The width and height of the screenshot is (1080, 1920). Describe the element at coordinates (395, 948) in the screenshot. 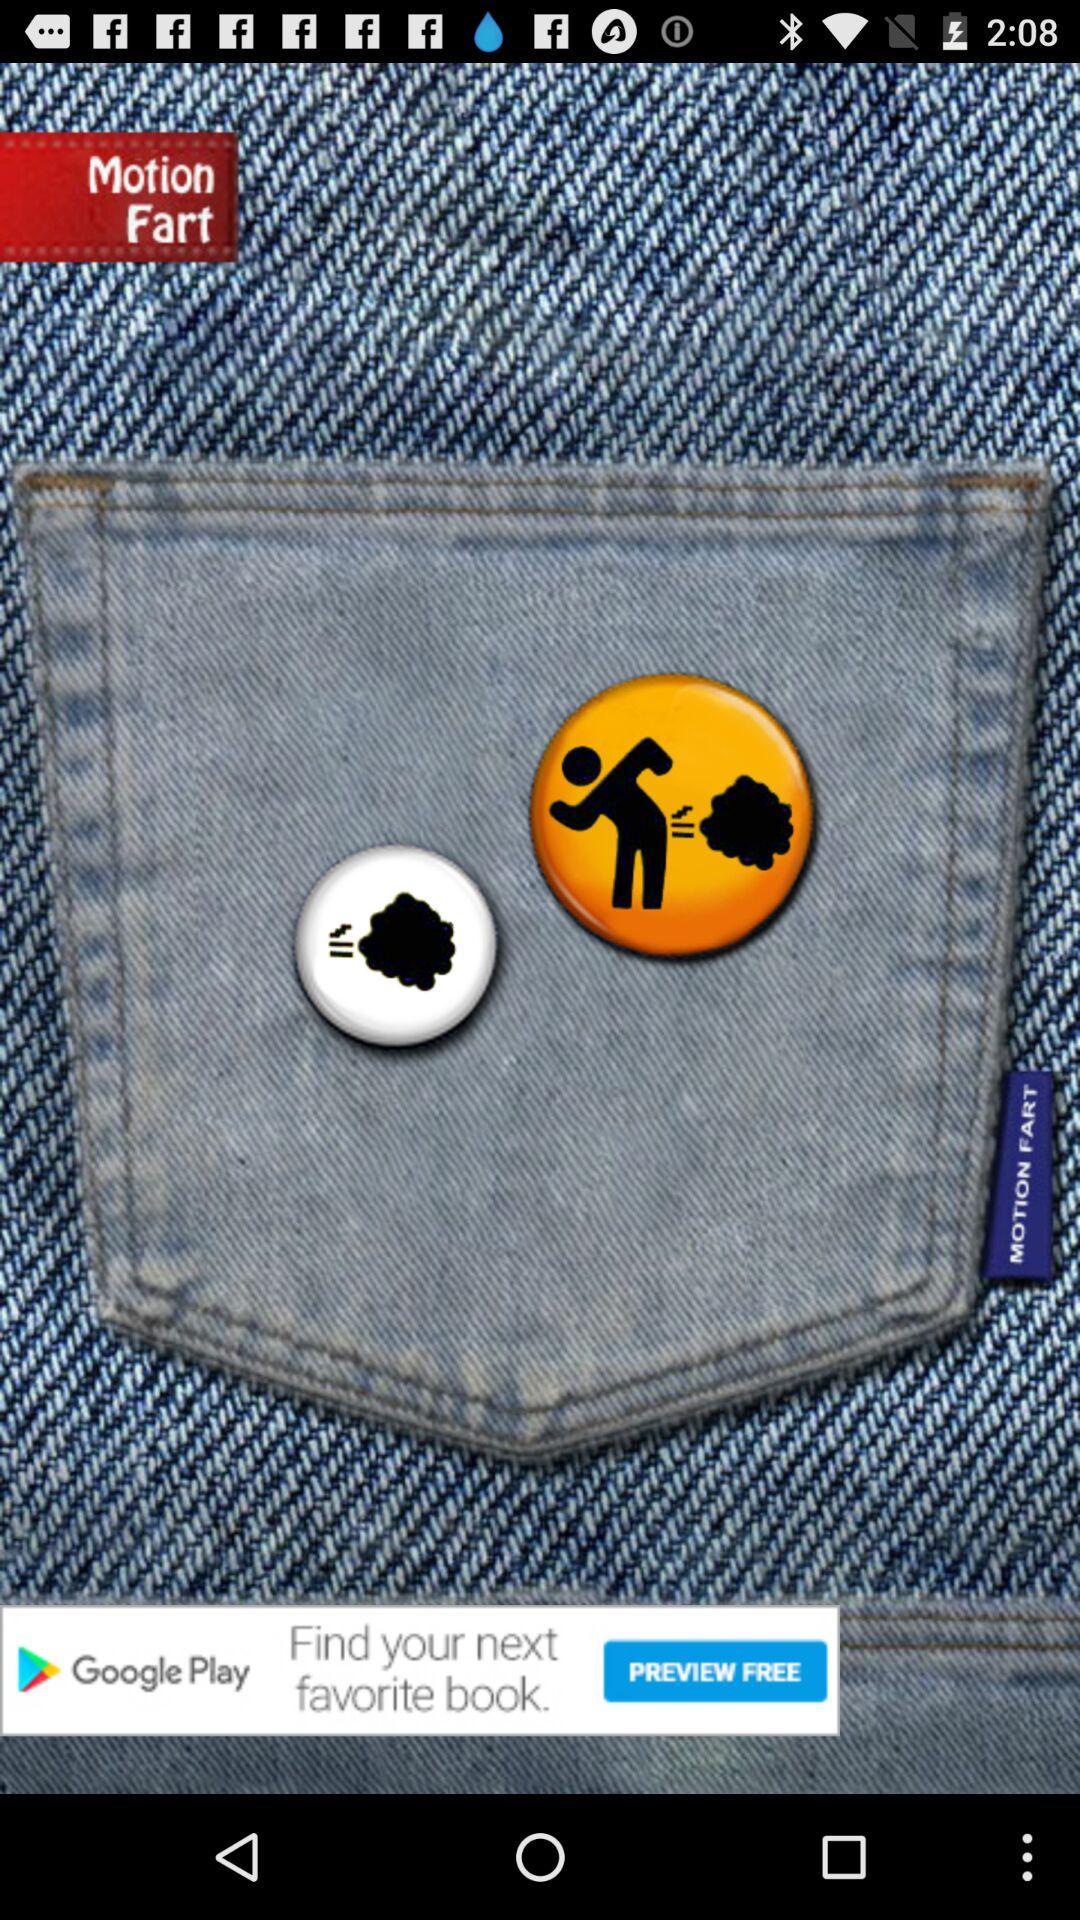

I see `press to make fart sound` at that location.